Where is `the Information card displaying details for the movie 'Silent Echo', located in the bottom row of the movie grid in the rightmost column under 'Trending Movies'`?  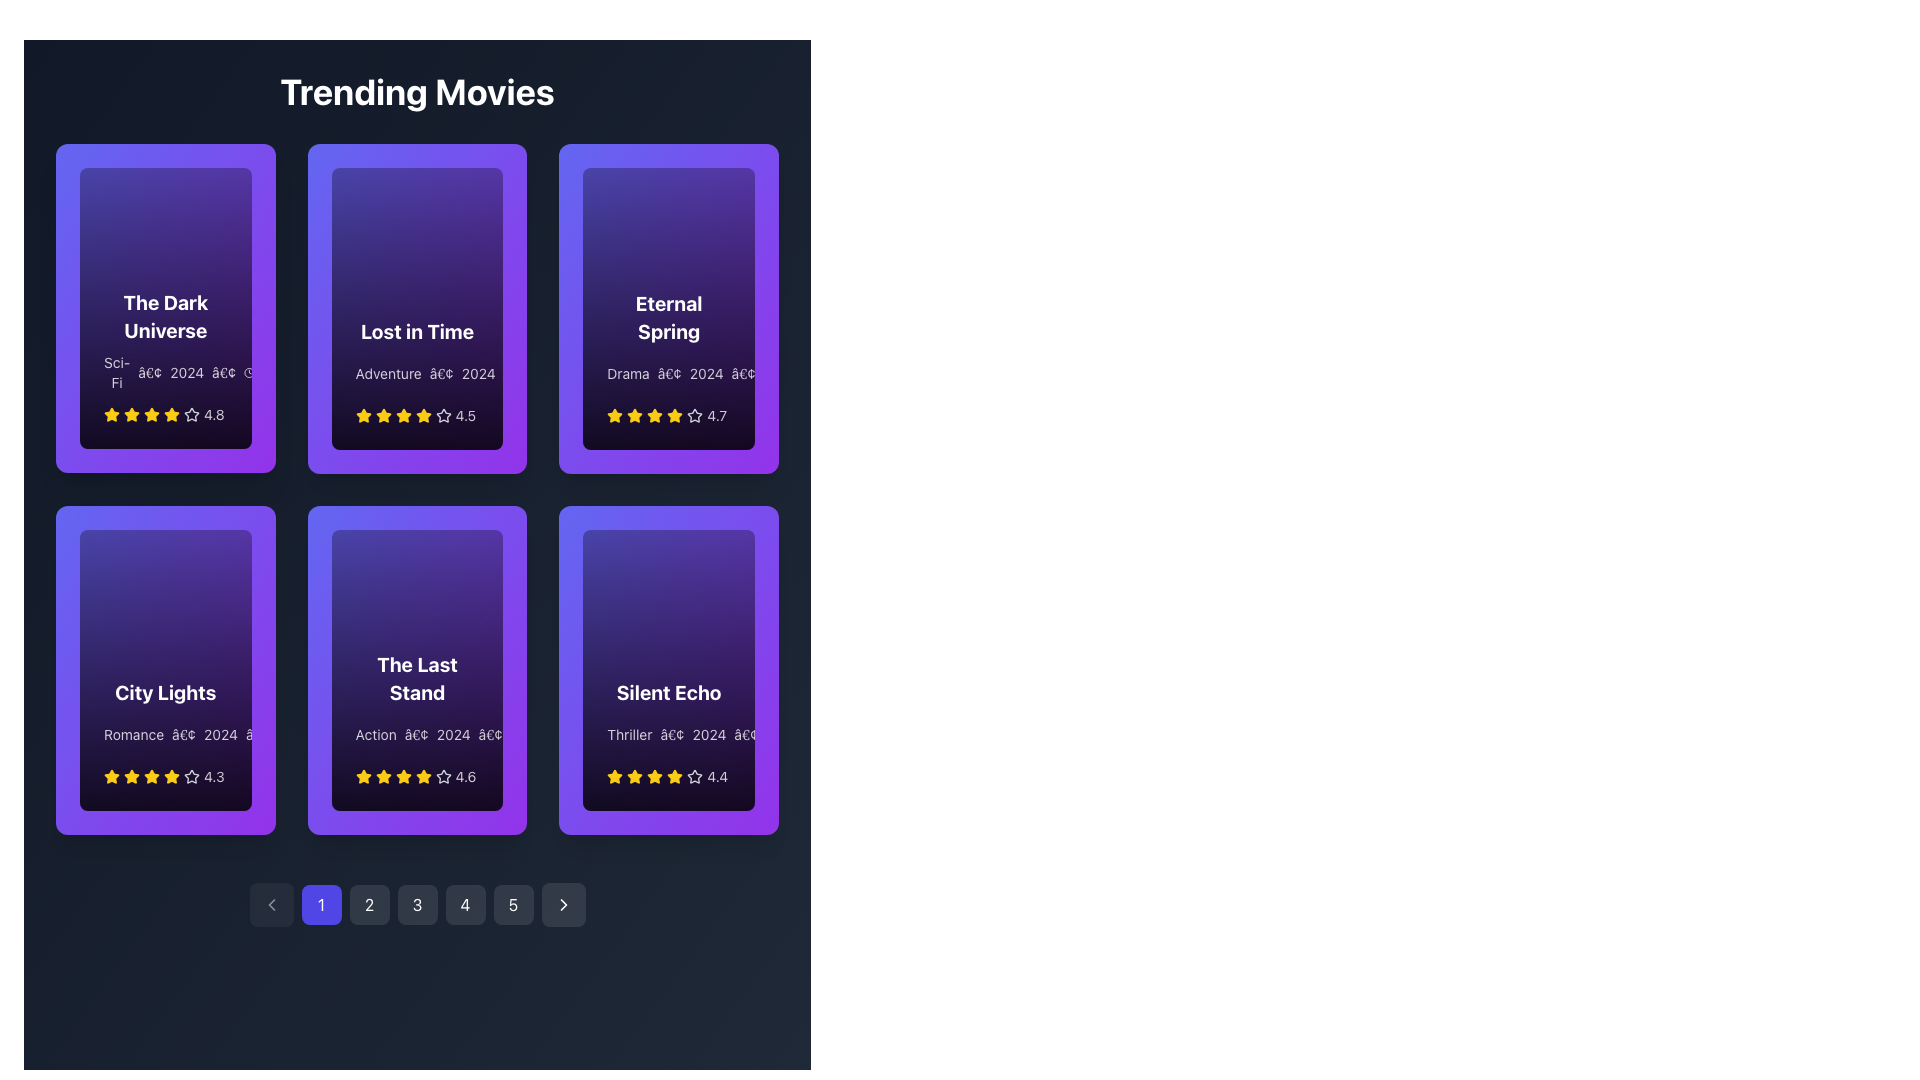 the Information card displaying details for the movie 'Silent Echo', located in the bottom row of the movie grid in the rightmost column under 'Trending Movies' is located at coordinates (669, 732).